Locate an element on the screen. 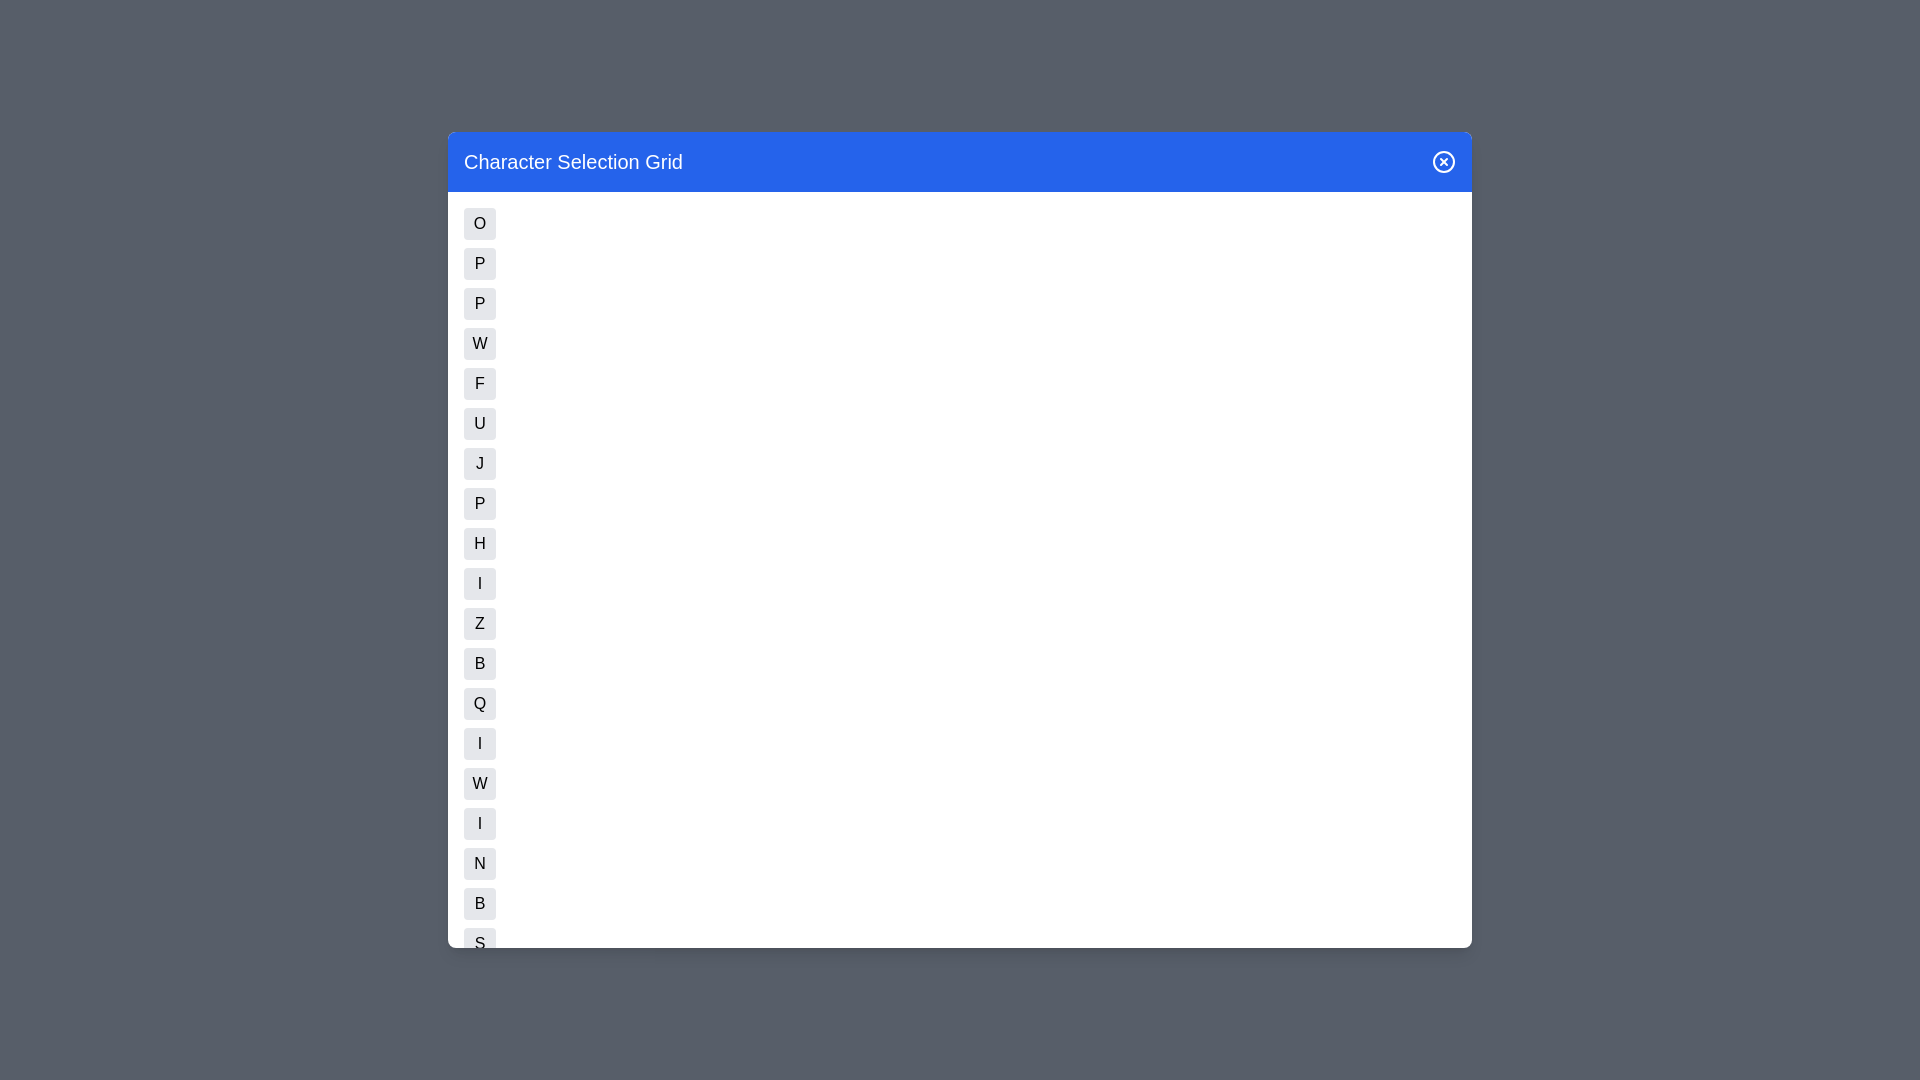  the button corresponding to character N is located at coordinates (480, 824).